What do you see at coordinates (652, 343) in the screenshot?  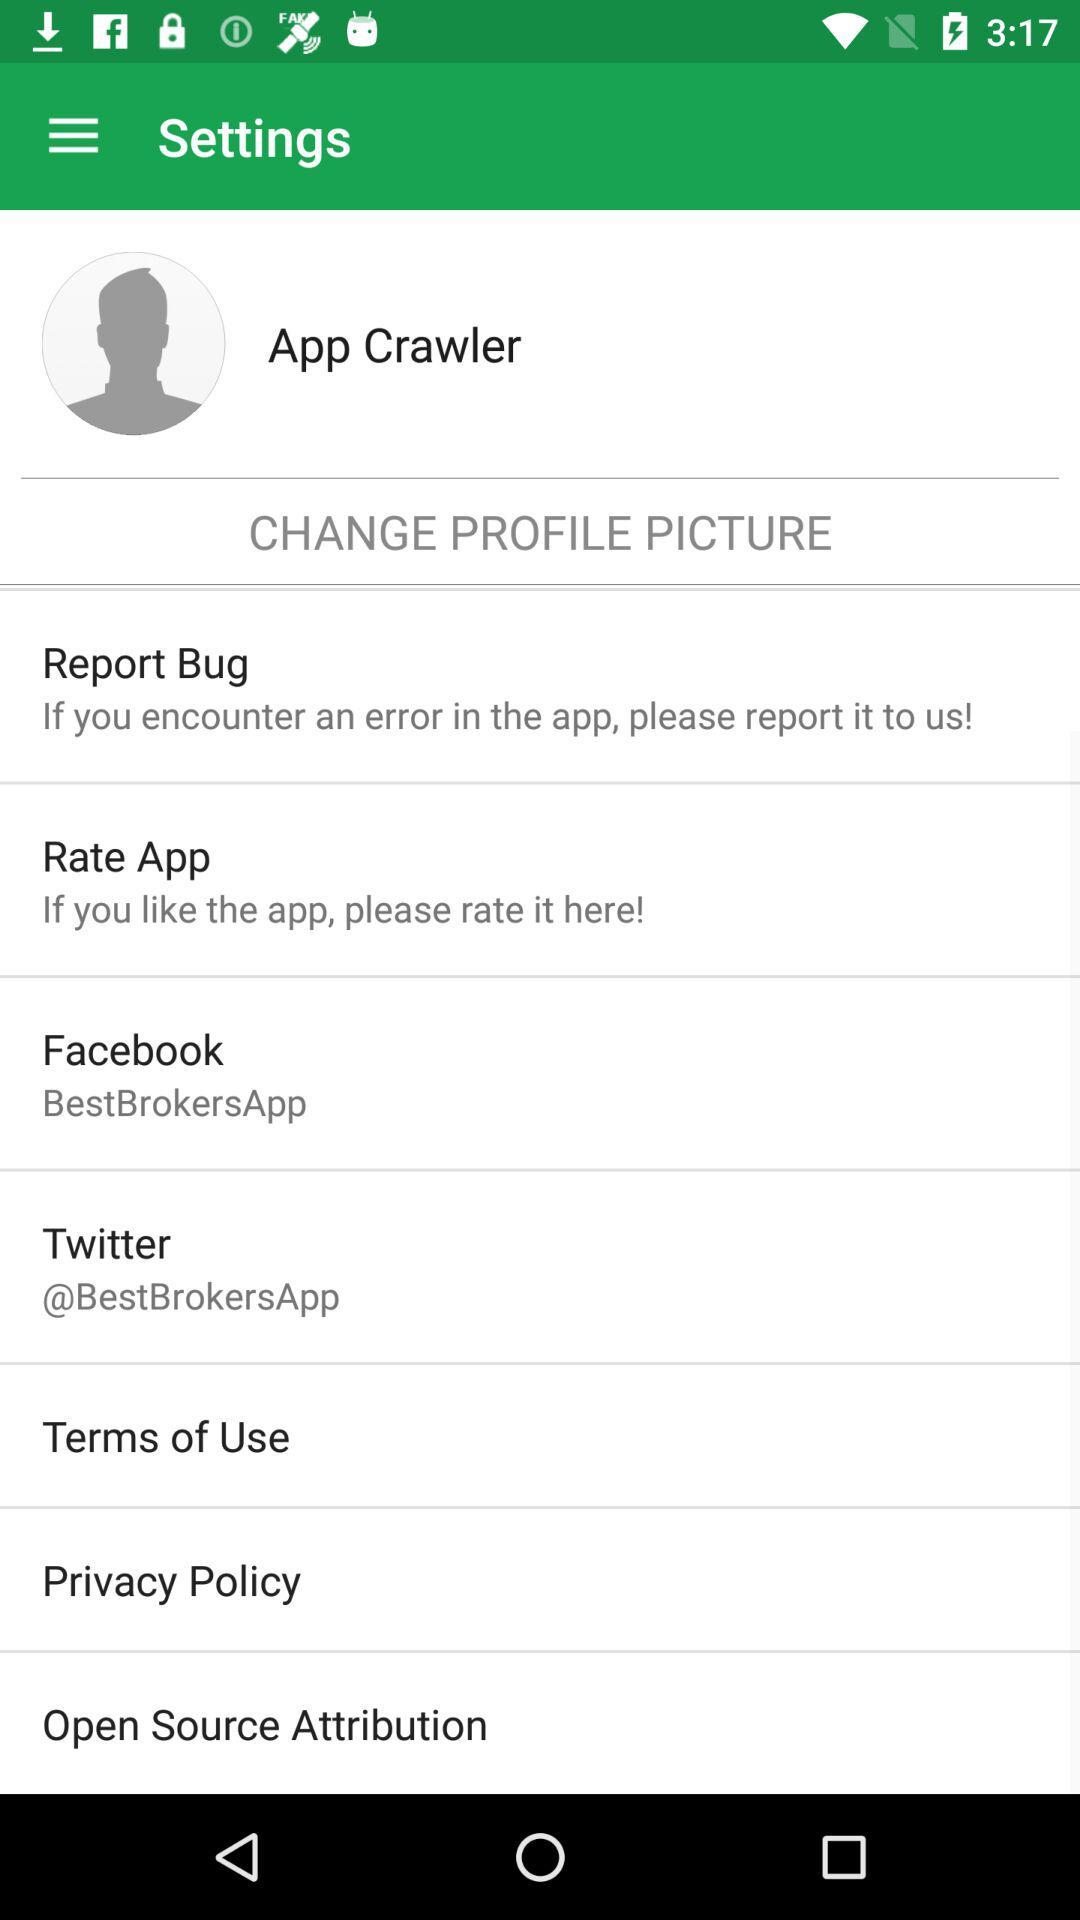 I see `the app crawler icon` at bounding box center [652, 343].